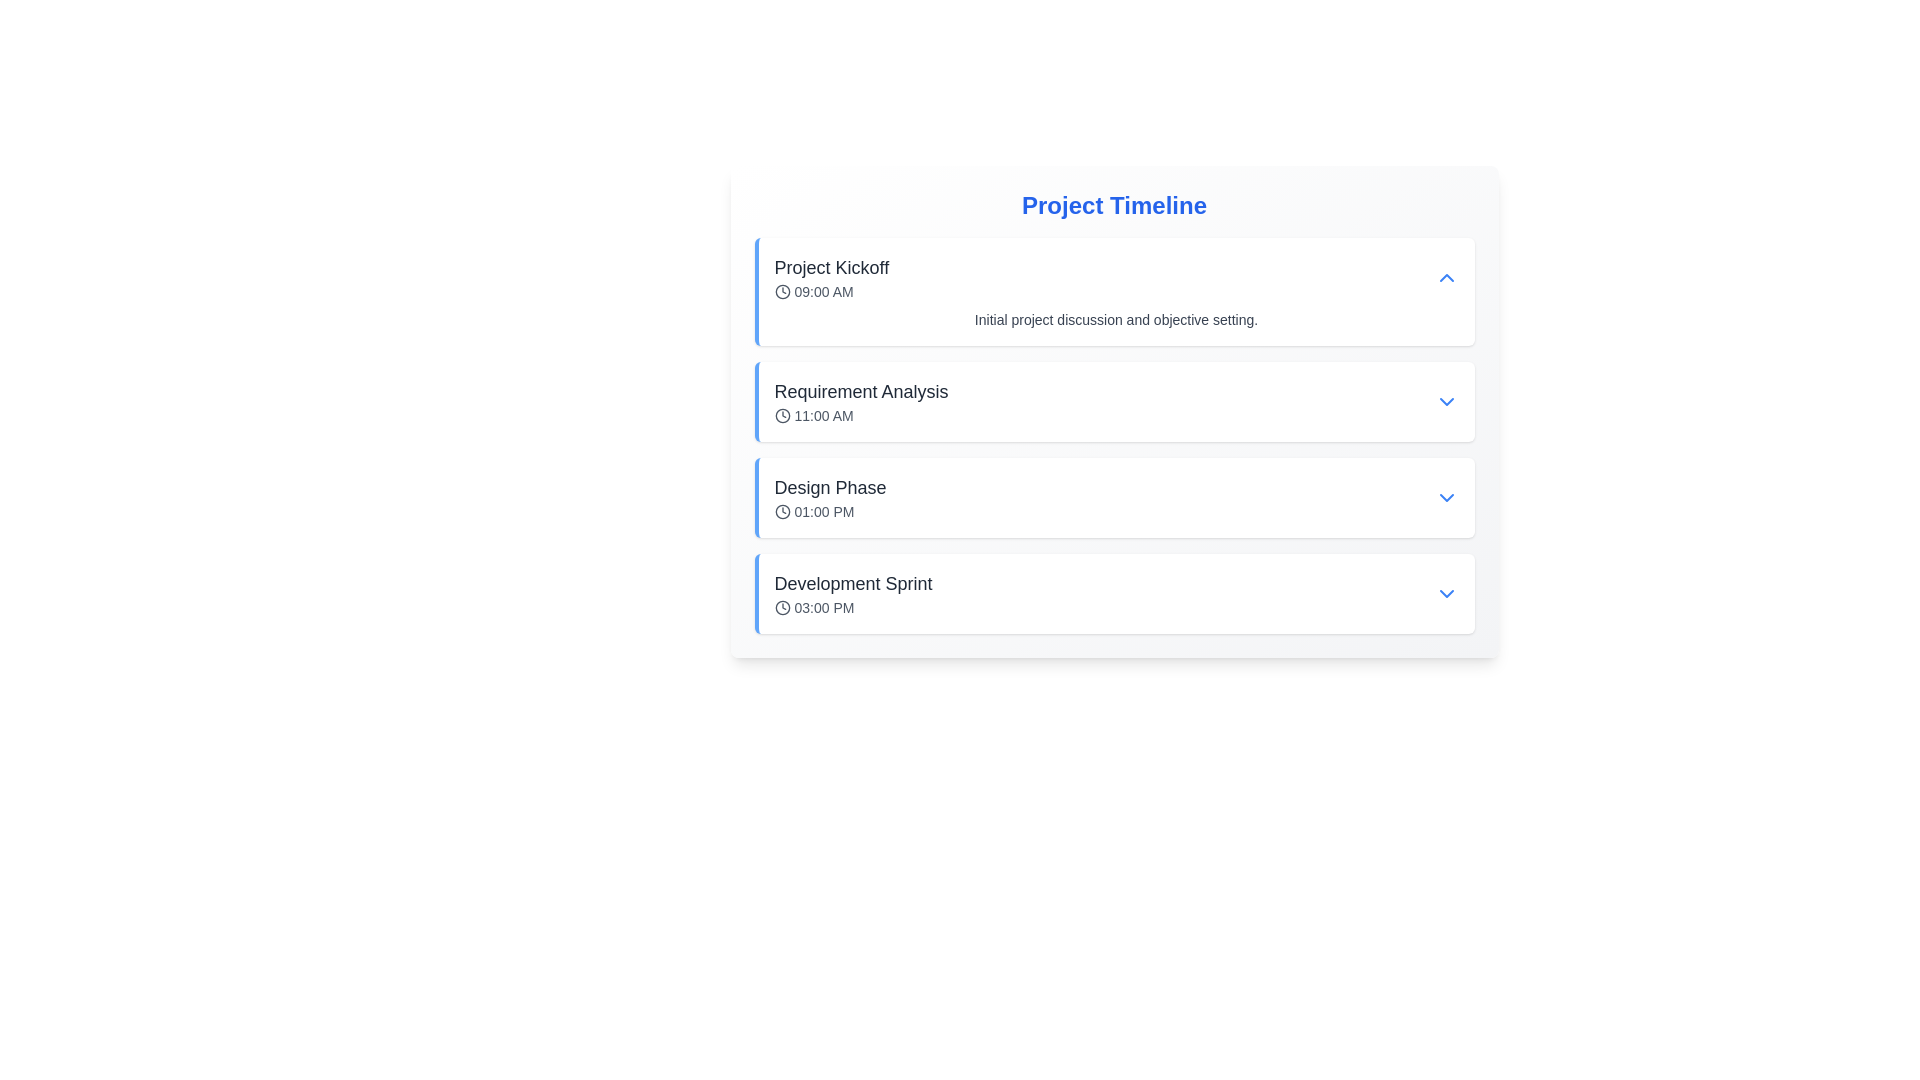  Describe the element at coordinates (781, 292) in the screenshot. I see `the circular outline of the clock icon located to the left of the text '09:00 AM'` at that location.